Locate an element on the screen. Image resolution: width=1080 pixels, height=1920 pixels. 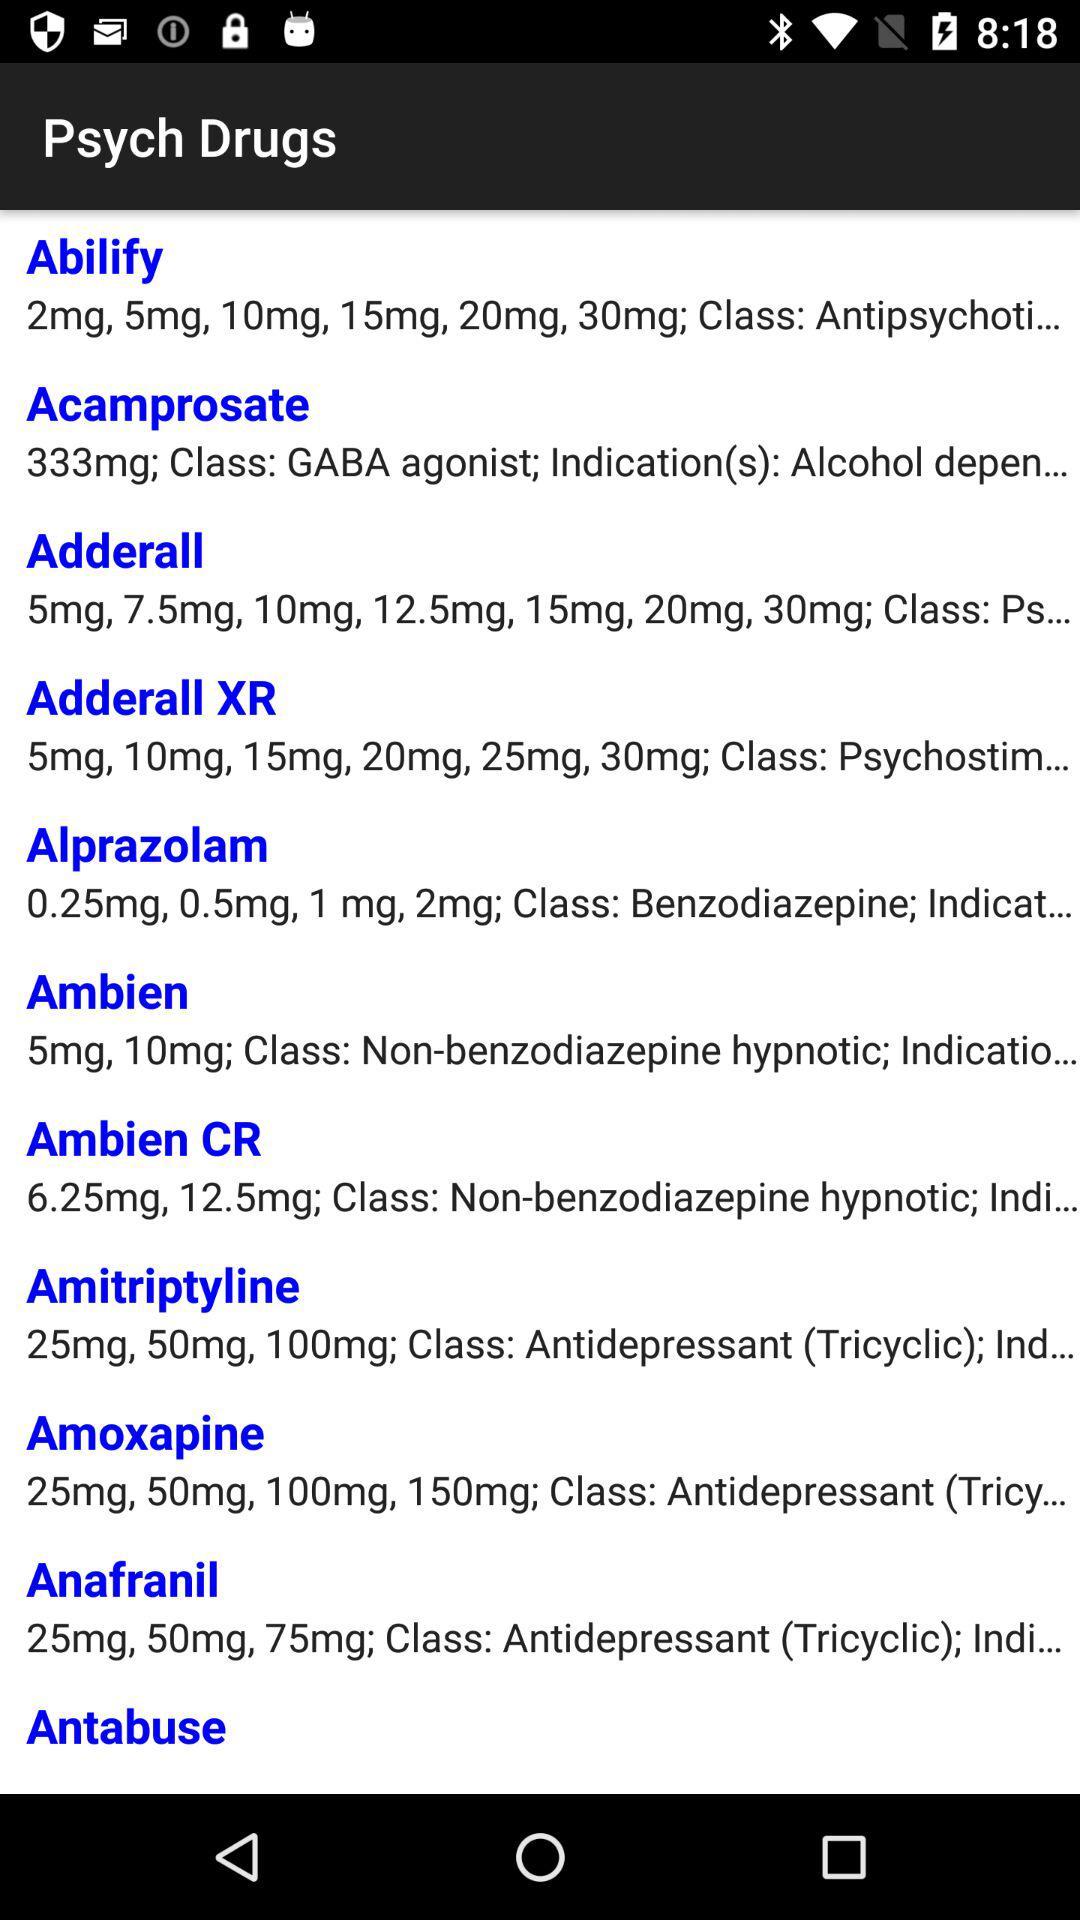
the app below 25mg 50mg 100mg is located at coordinates (123, 1577).